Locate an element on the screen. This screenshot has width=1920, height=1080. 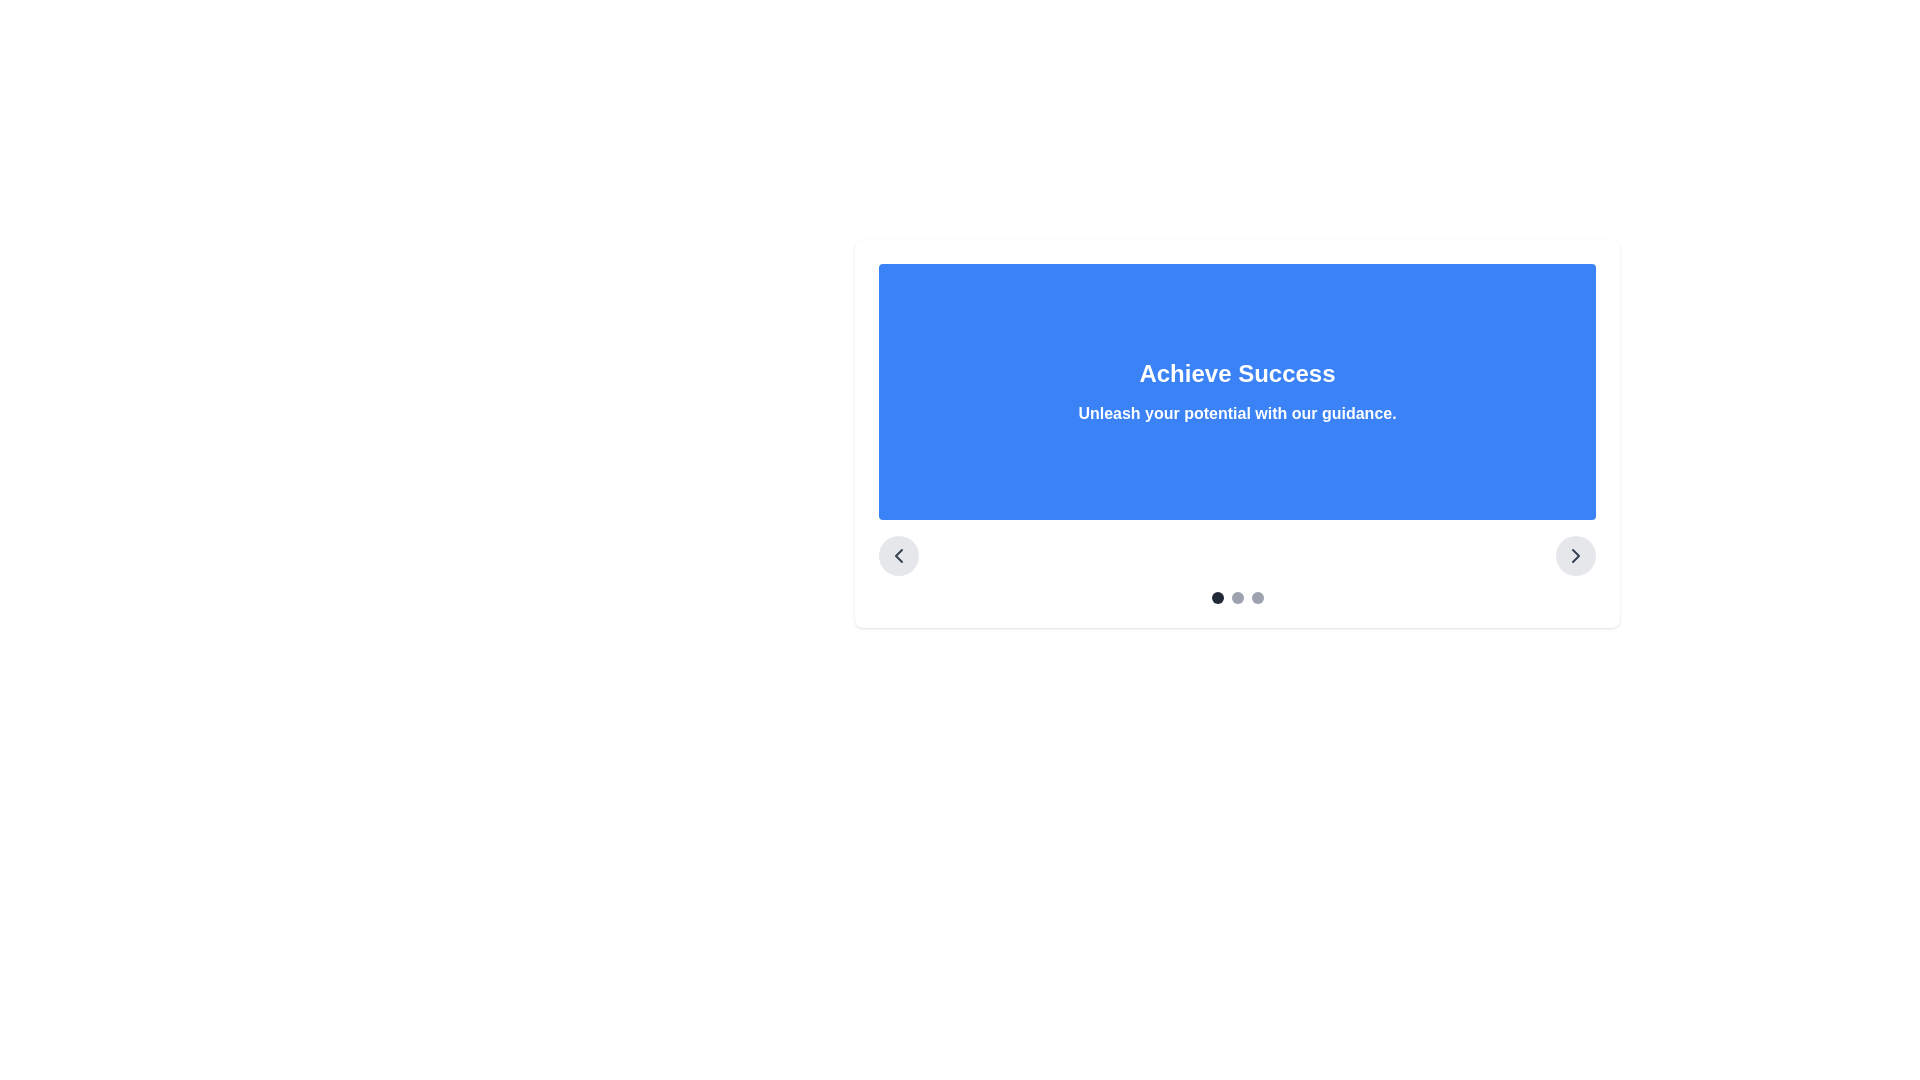
the navigation bar buttons located in the section titled 'Achieve Success' is located at coordinates (1236, 555).